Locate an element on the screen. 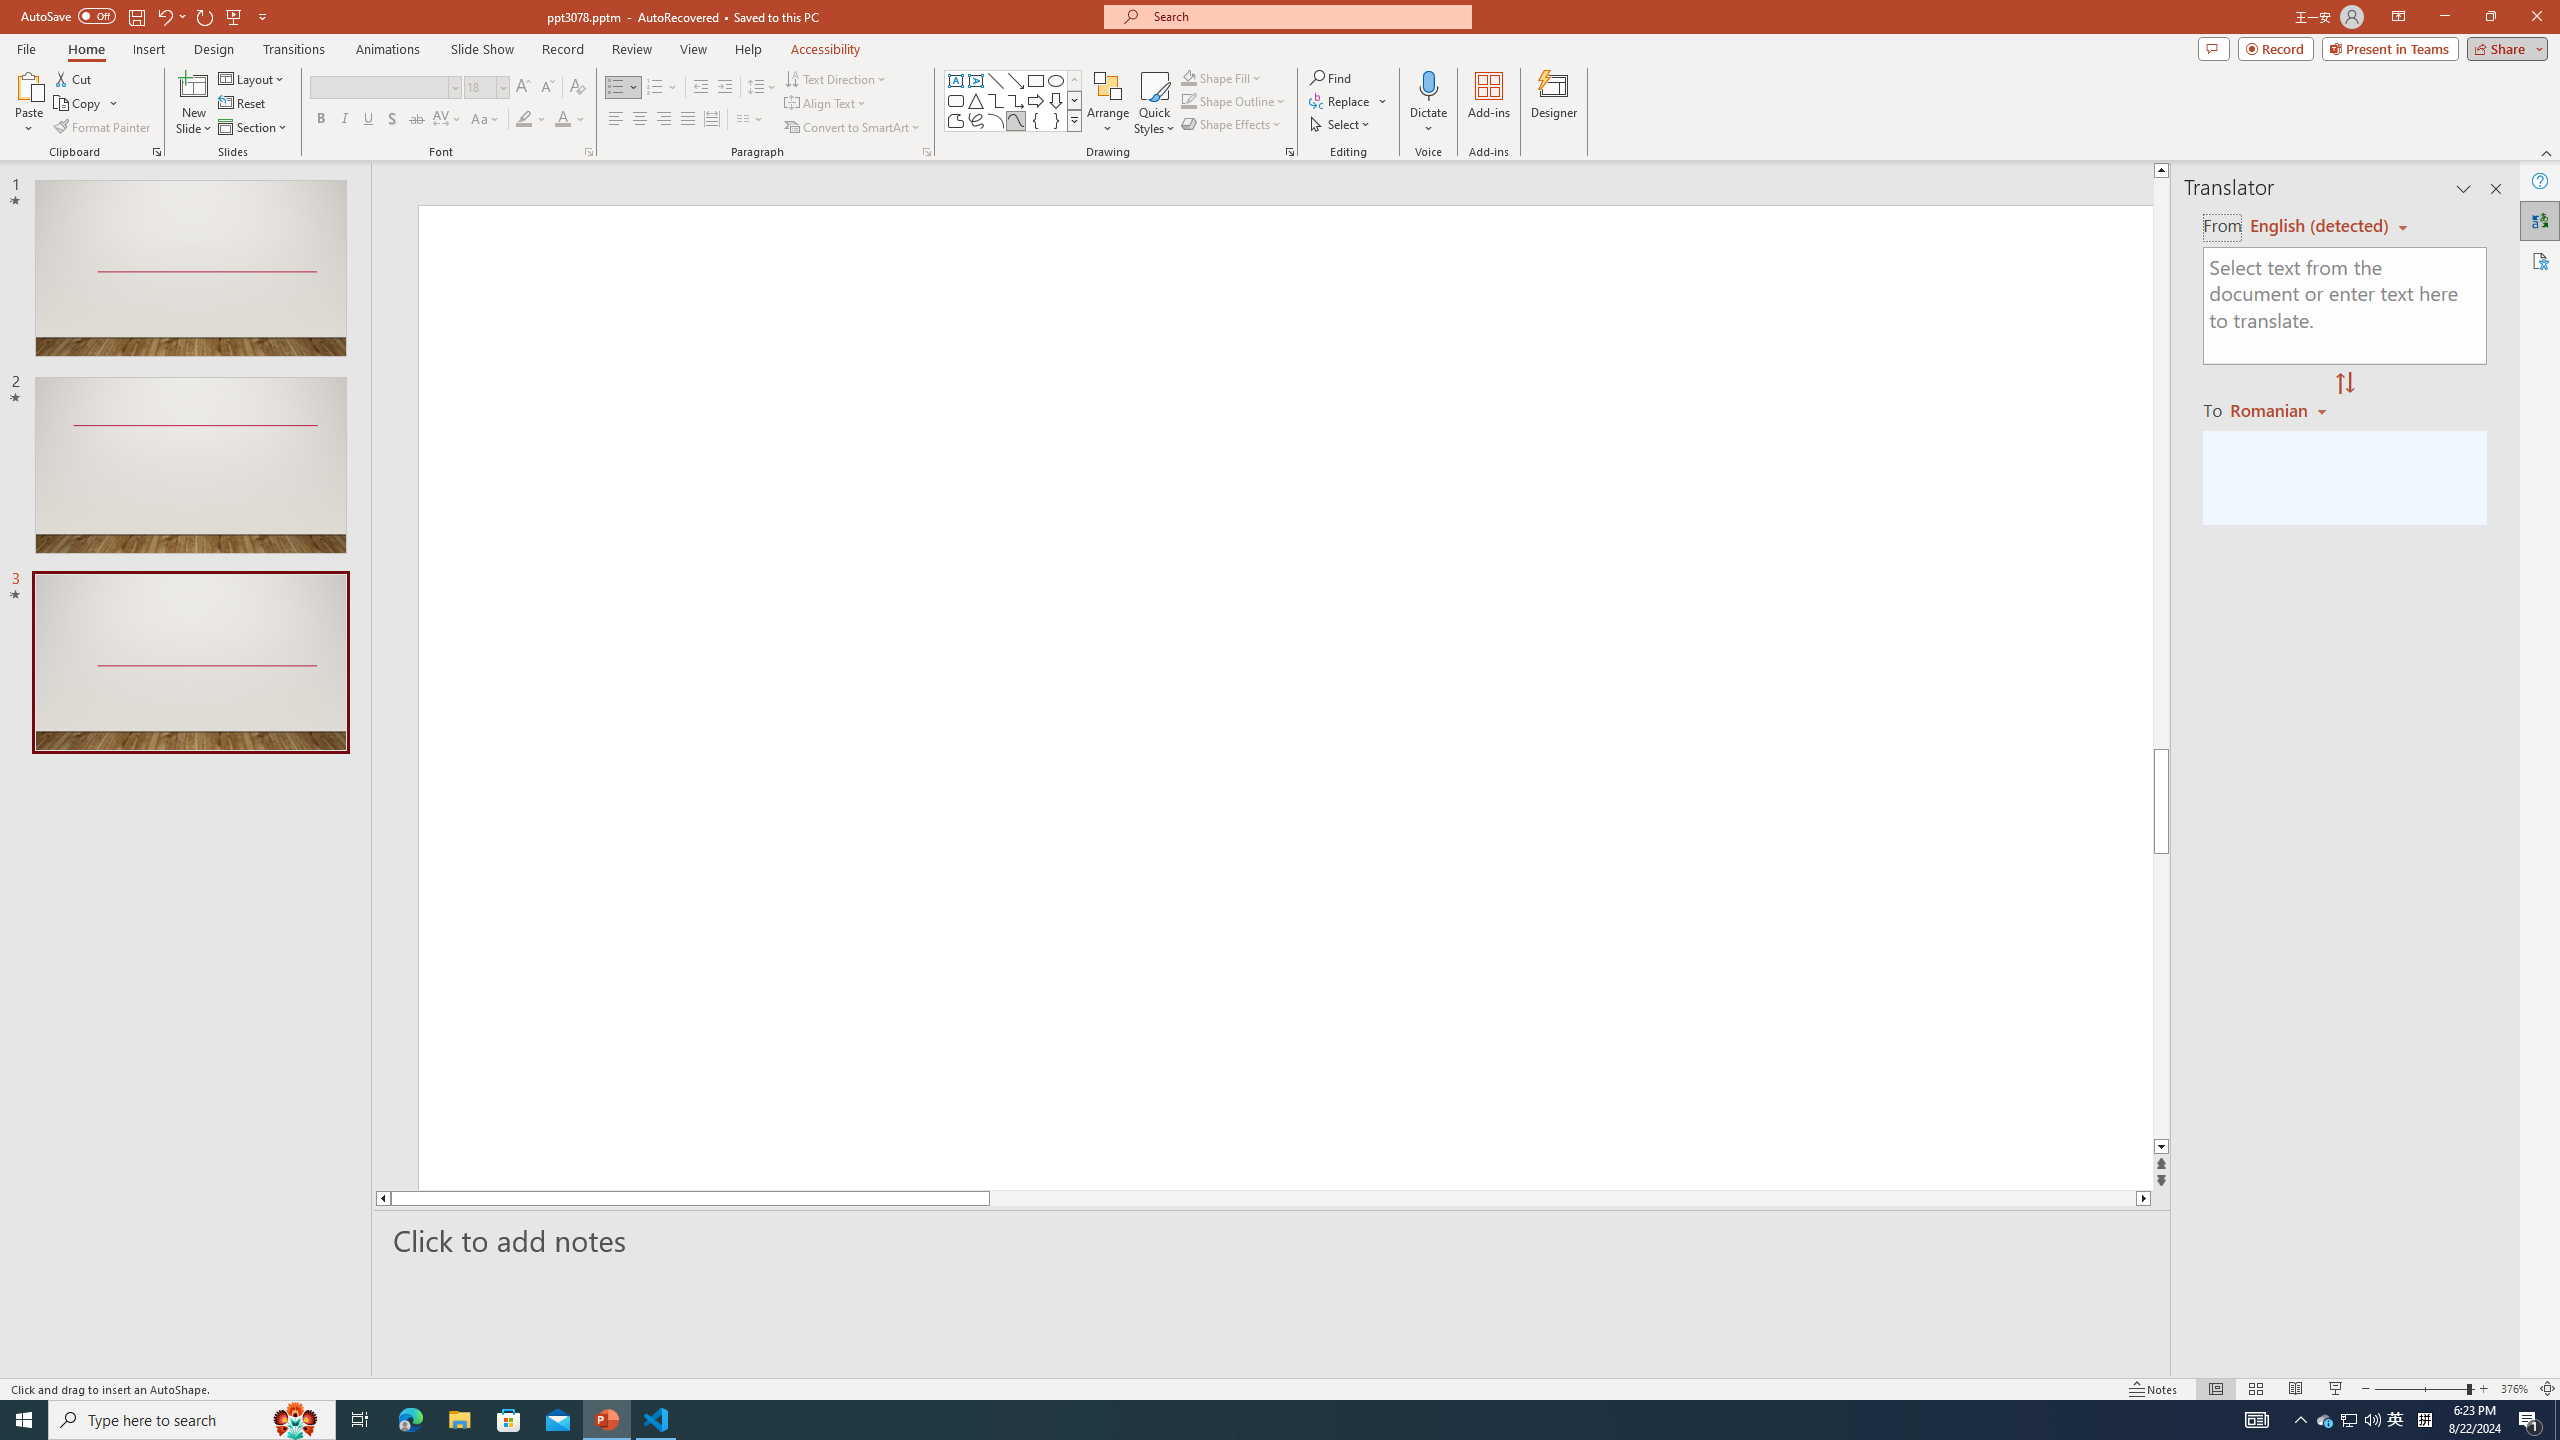 This screenshot has width=2560, height=1440. 'Arrange' is located at coordinates (1108, 103).